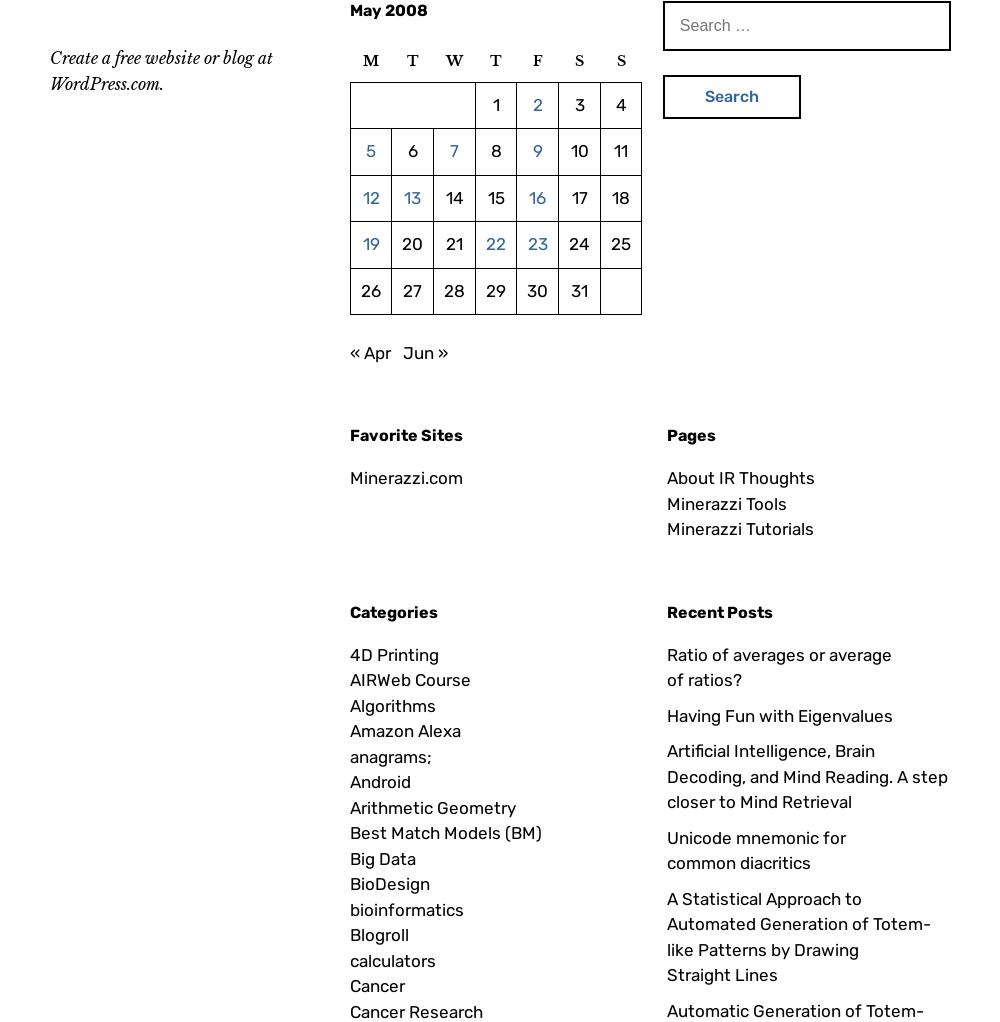 This screenshot has height=1022, width=1000. Describe the element at coordinates (620, 242) in the screenshot. I see `'25'` at that location.